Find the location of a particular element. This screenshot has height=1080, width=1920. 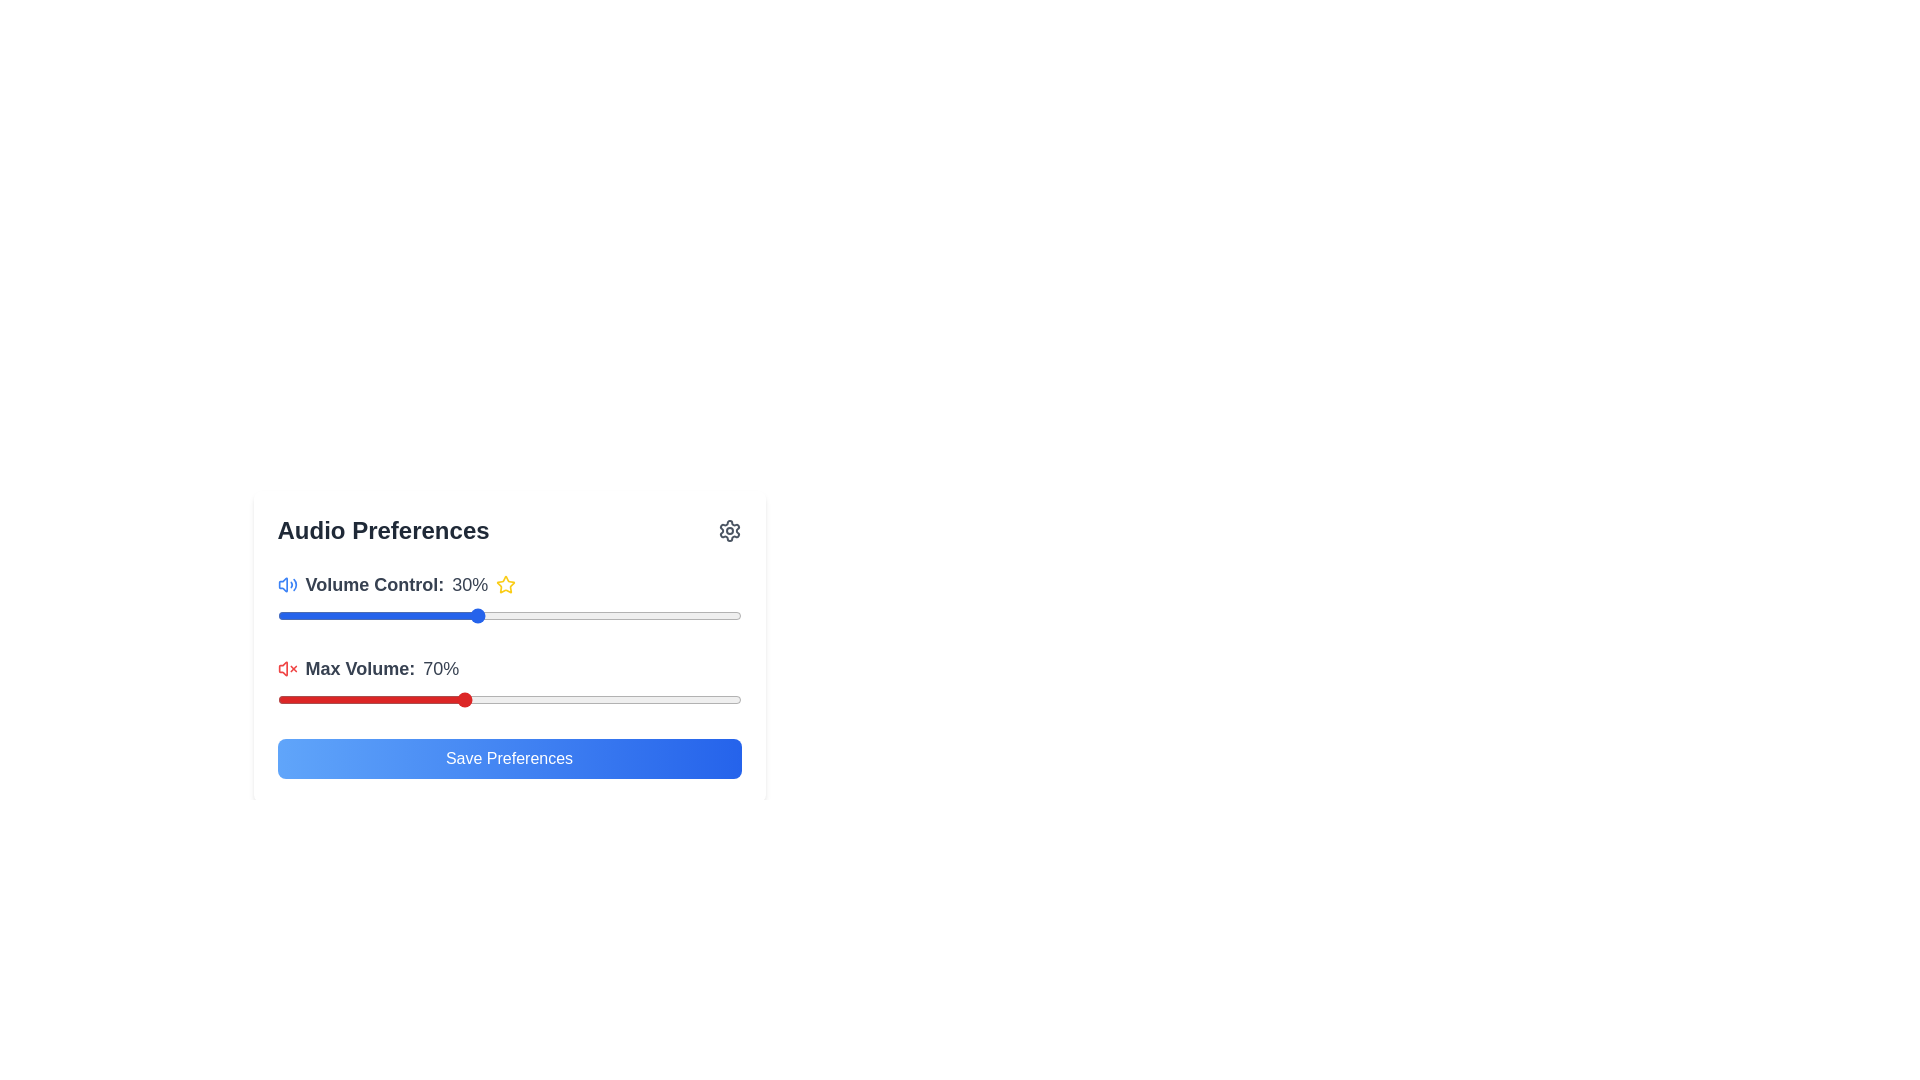

the text display indicating the current maximum volume setting, which is located in the second row of the 'Audio Preferences' section, below the 'Volume Control: 30%' element and above the red slider bar is located at coordinates (509, 668).